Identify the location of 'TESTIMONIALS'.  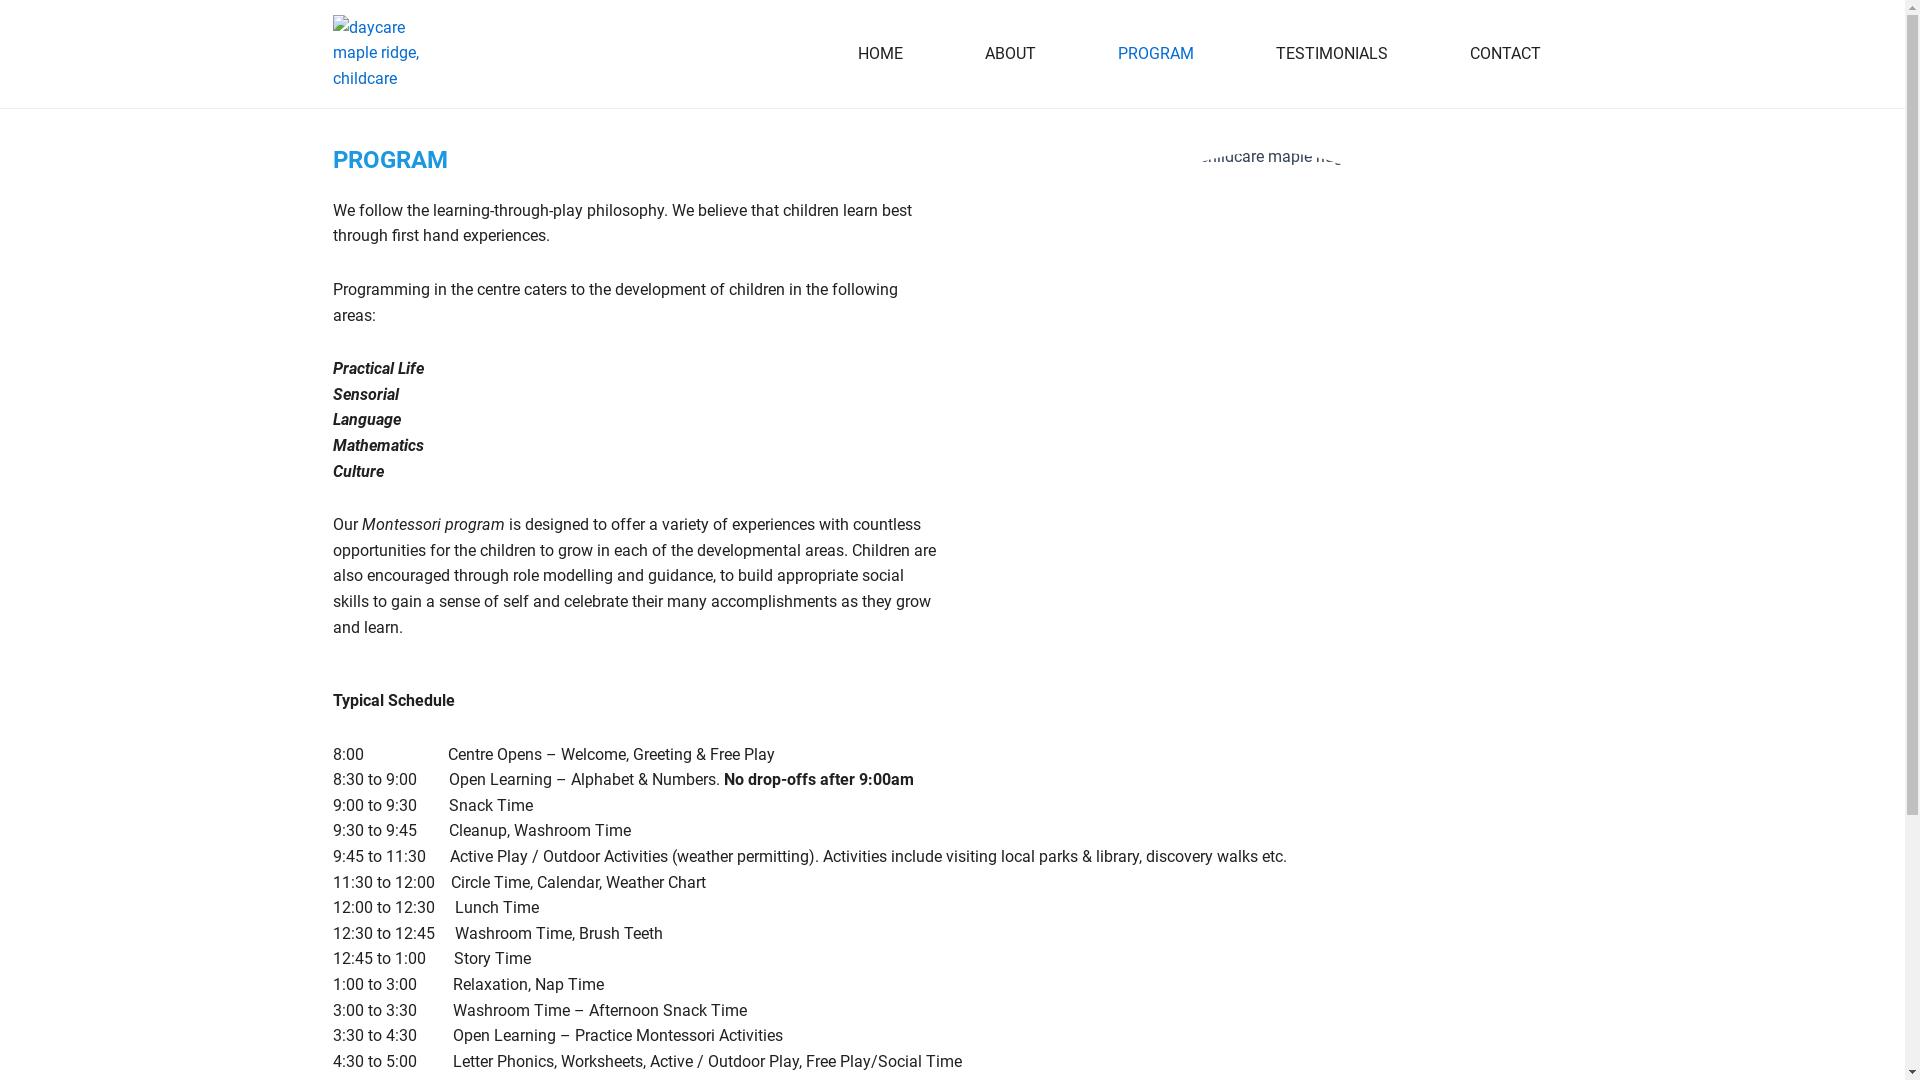
(1233, 53).